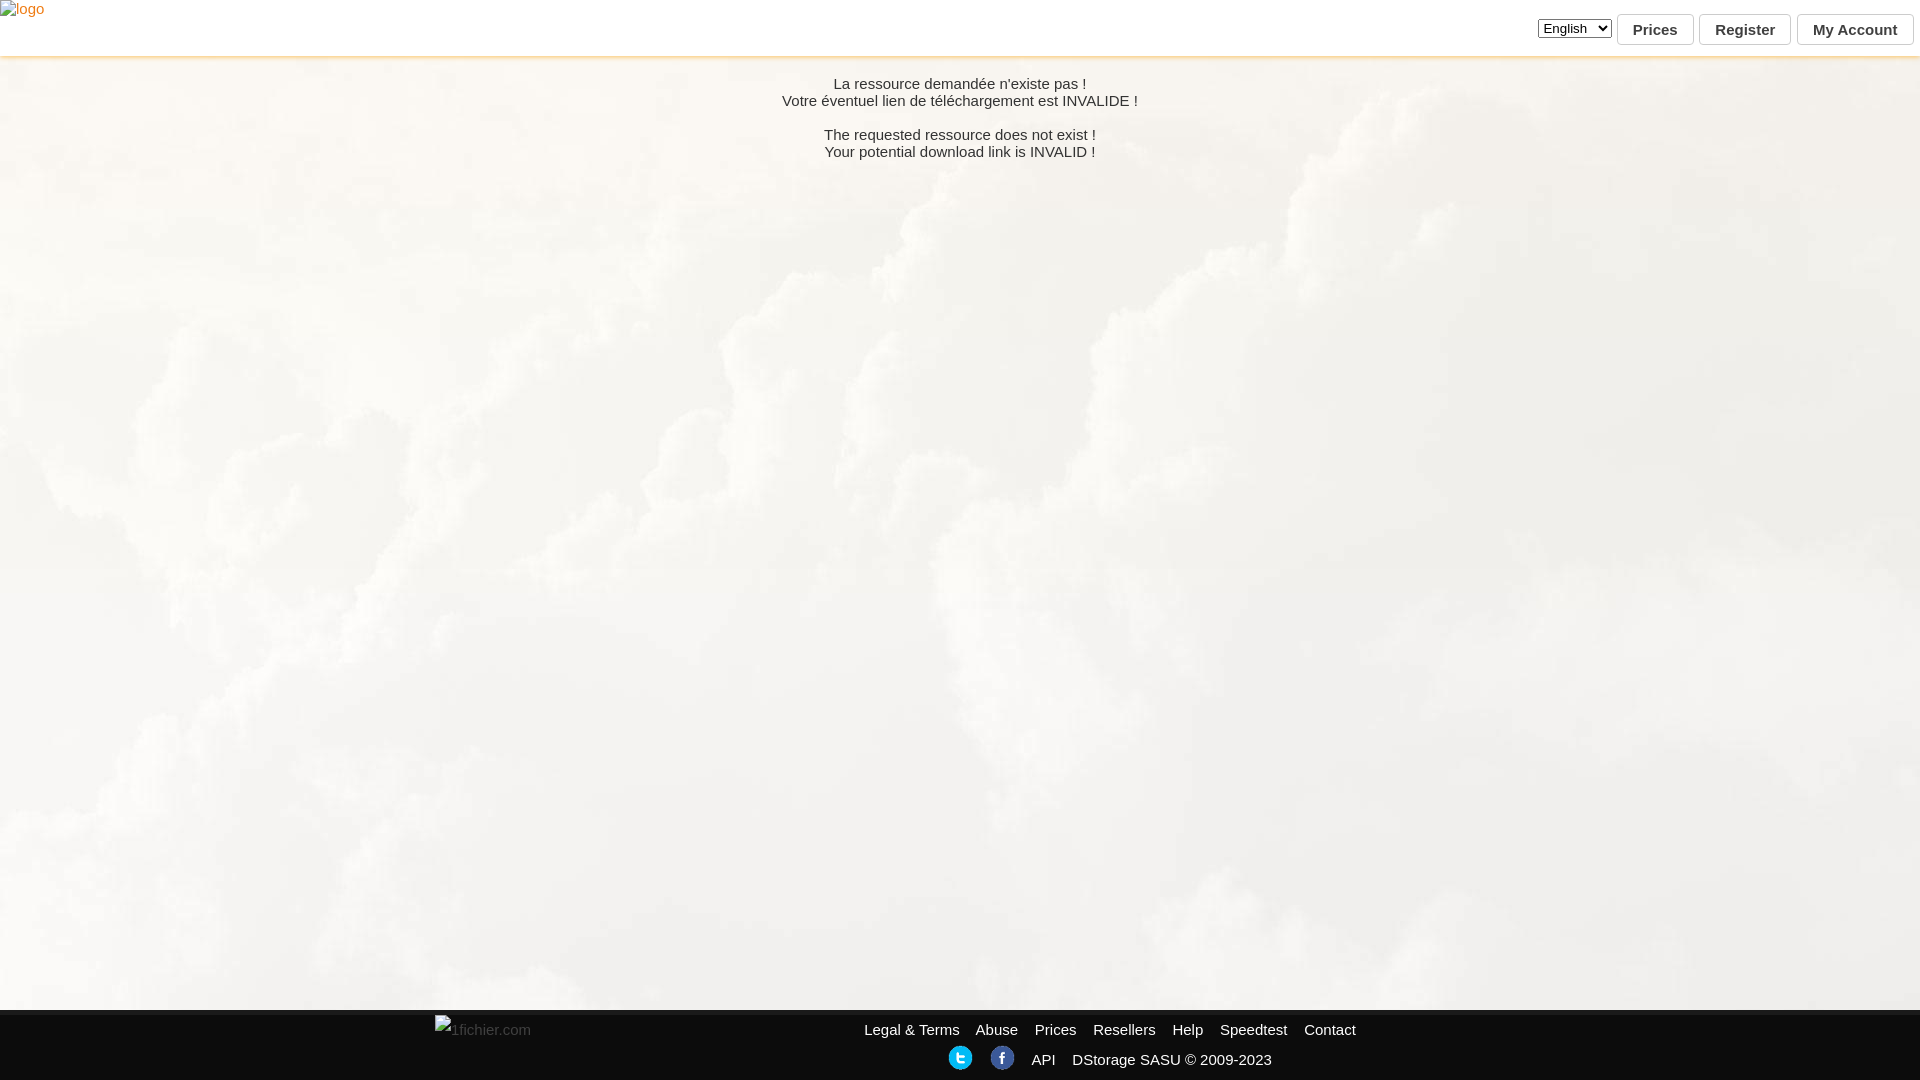 This screenshot has height=1080, width=1920. What do you see at coordinates (1304, 1029) in the screenshot?
I see `'Contact'` at bounding box center [1304, 1029].